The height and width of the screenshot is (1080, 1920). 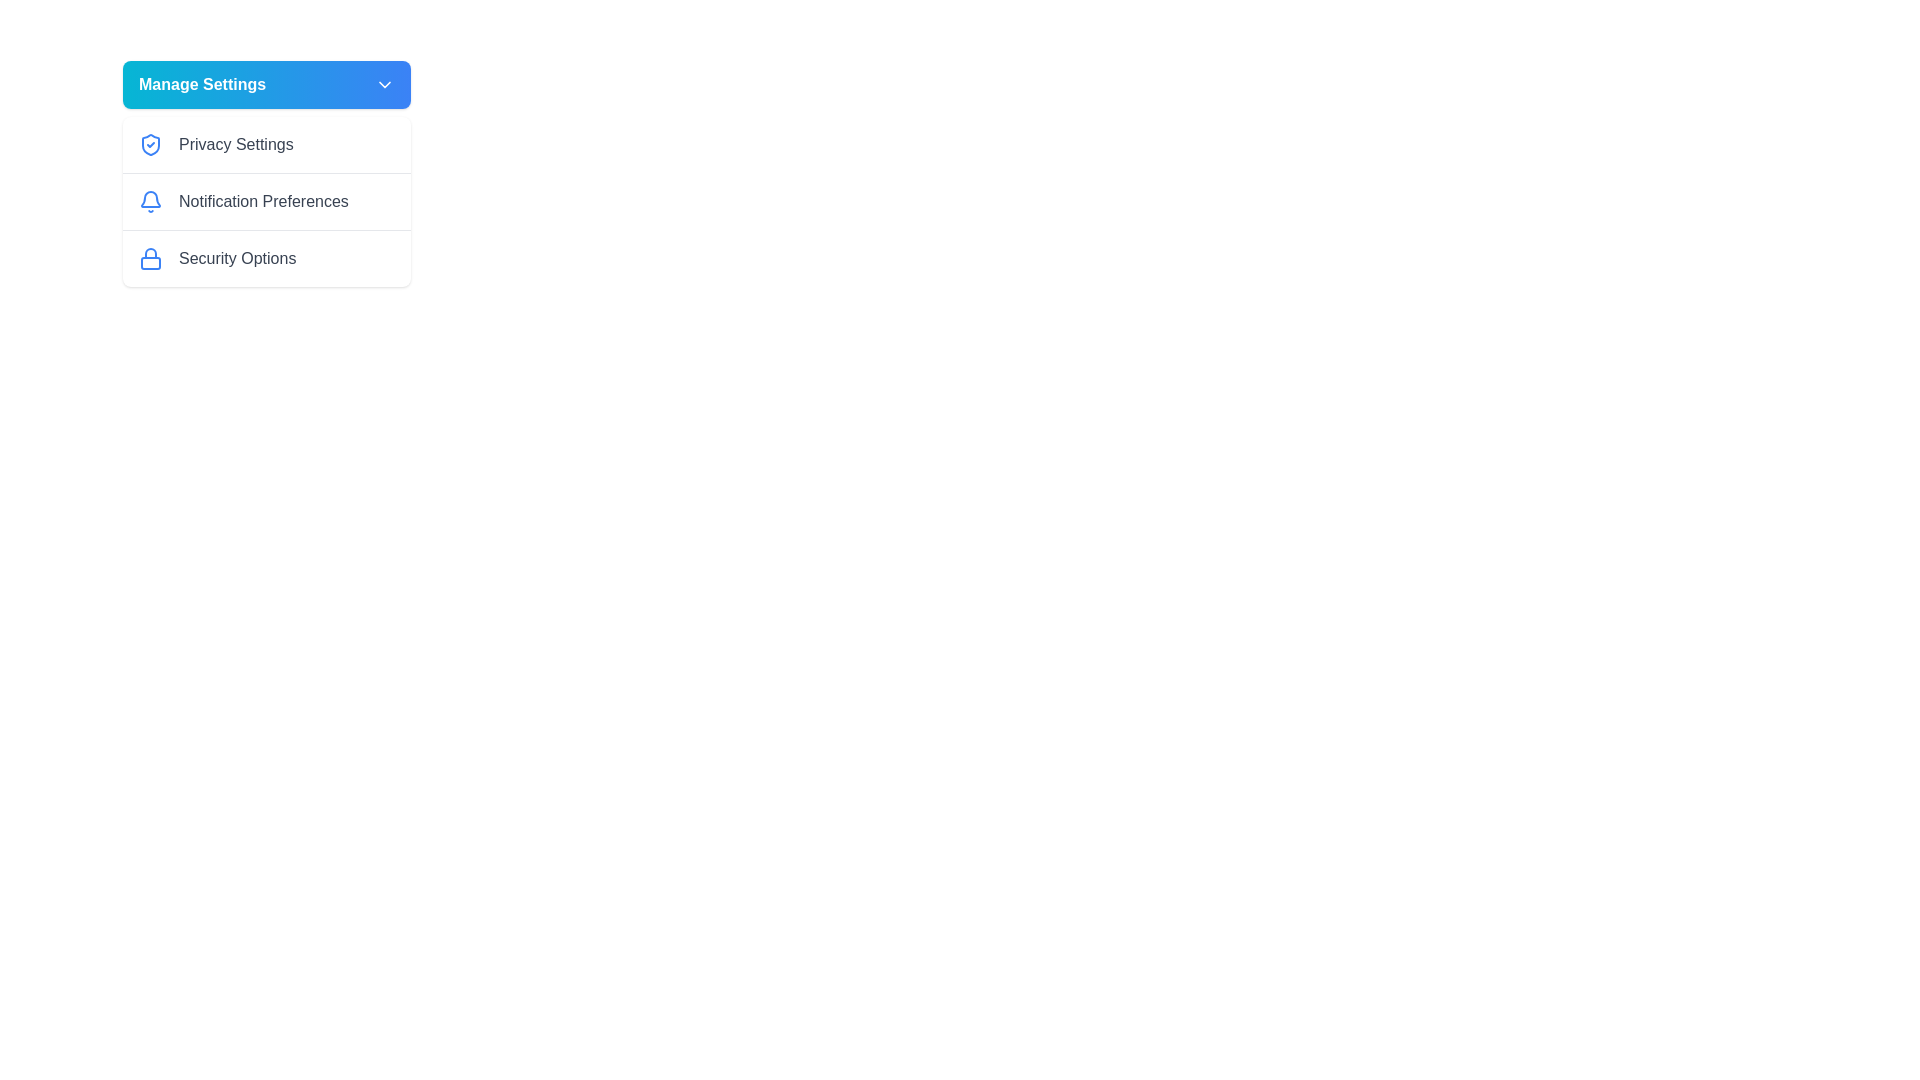 What do you see at coordinates (236, 144) in the screenshot?
I see `text label displaying 'Privacy Settings', which is the first option in the settings list under the 'Manage Settings' dropdown menu, adjacent to a blue shield icon` at bounding box center [236, 144].